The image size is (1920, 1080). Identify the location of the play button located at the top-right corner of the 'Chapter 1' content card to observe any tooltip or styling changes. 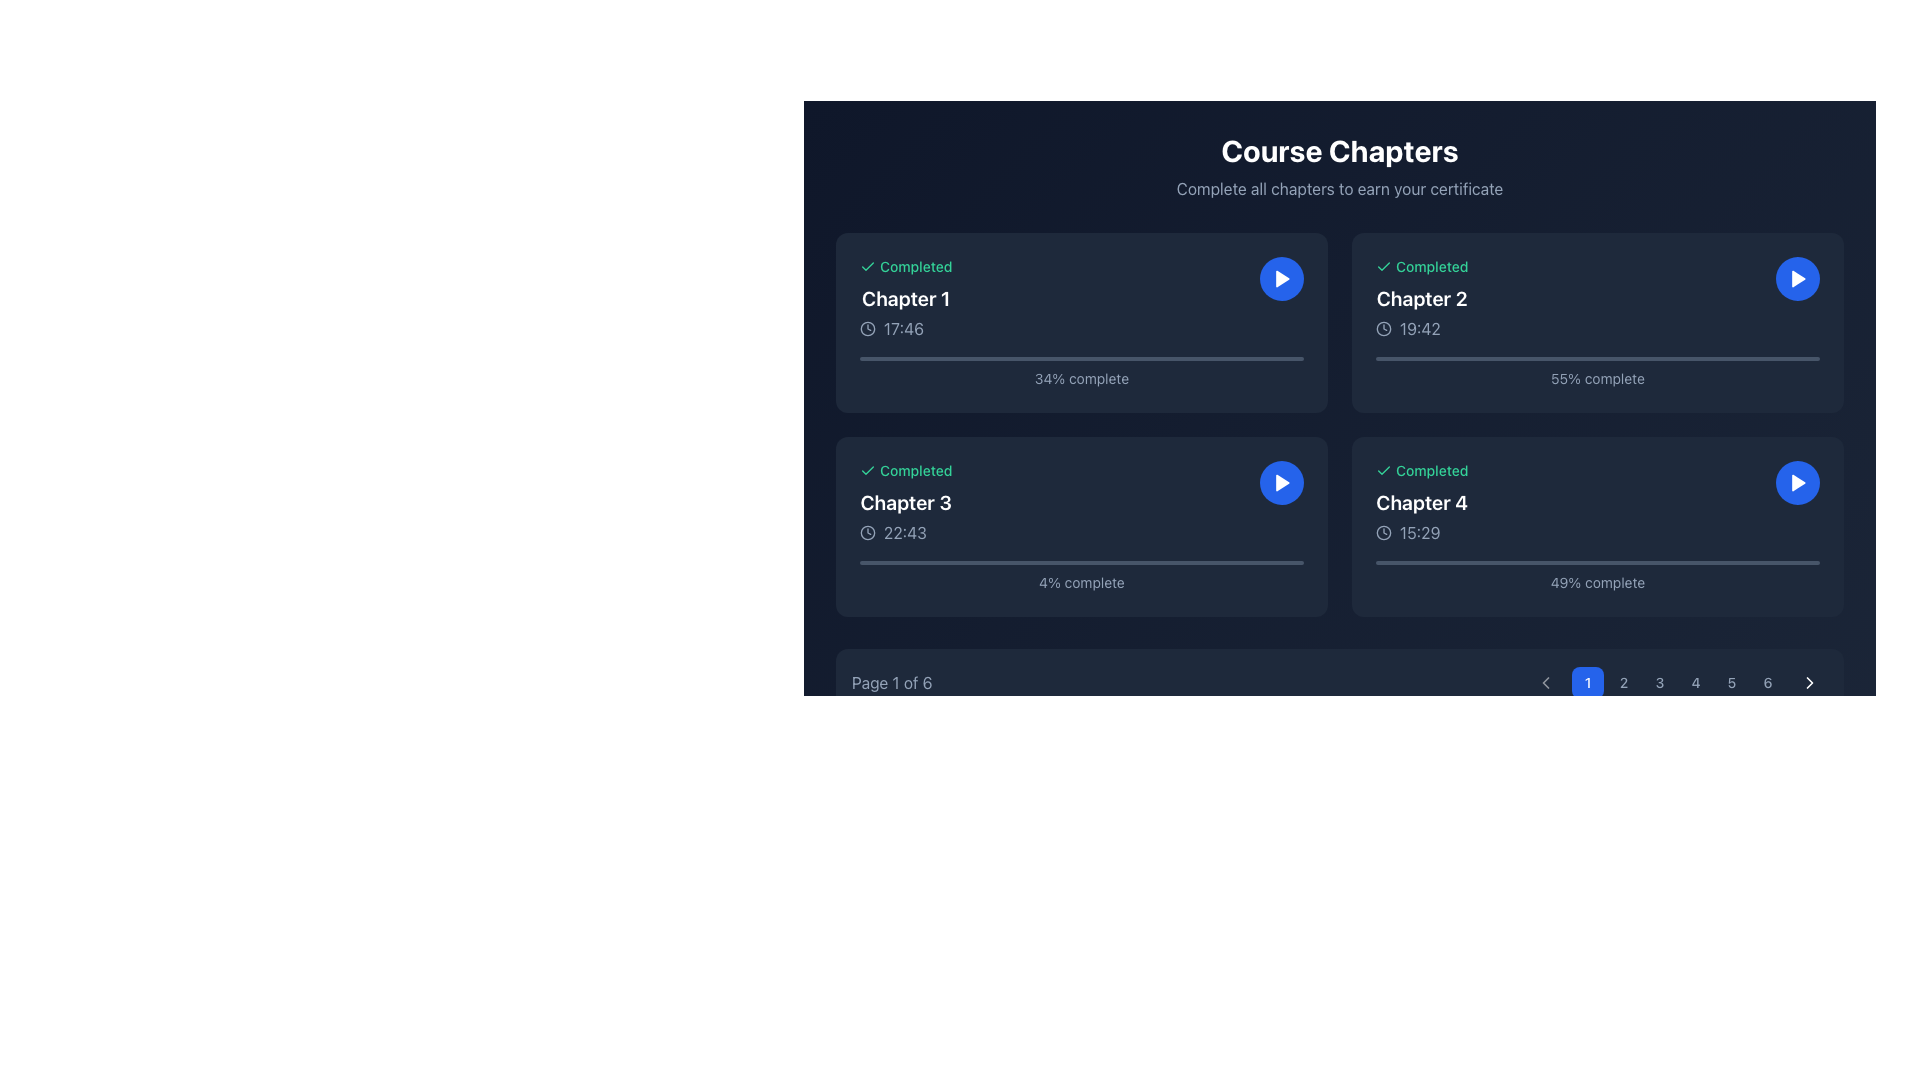
(1281, 278).